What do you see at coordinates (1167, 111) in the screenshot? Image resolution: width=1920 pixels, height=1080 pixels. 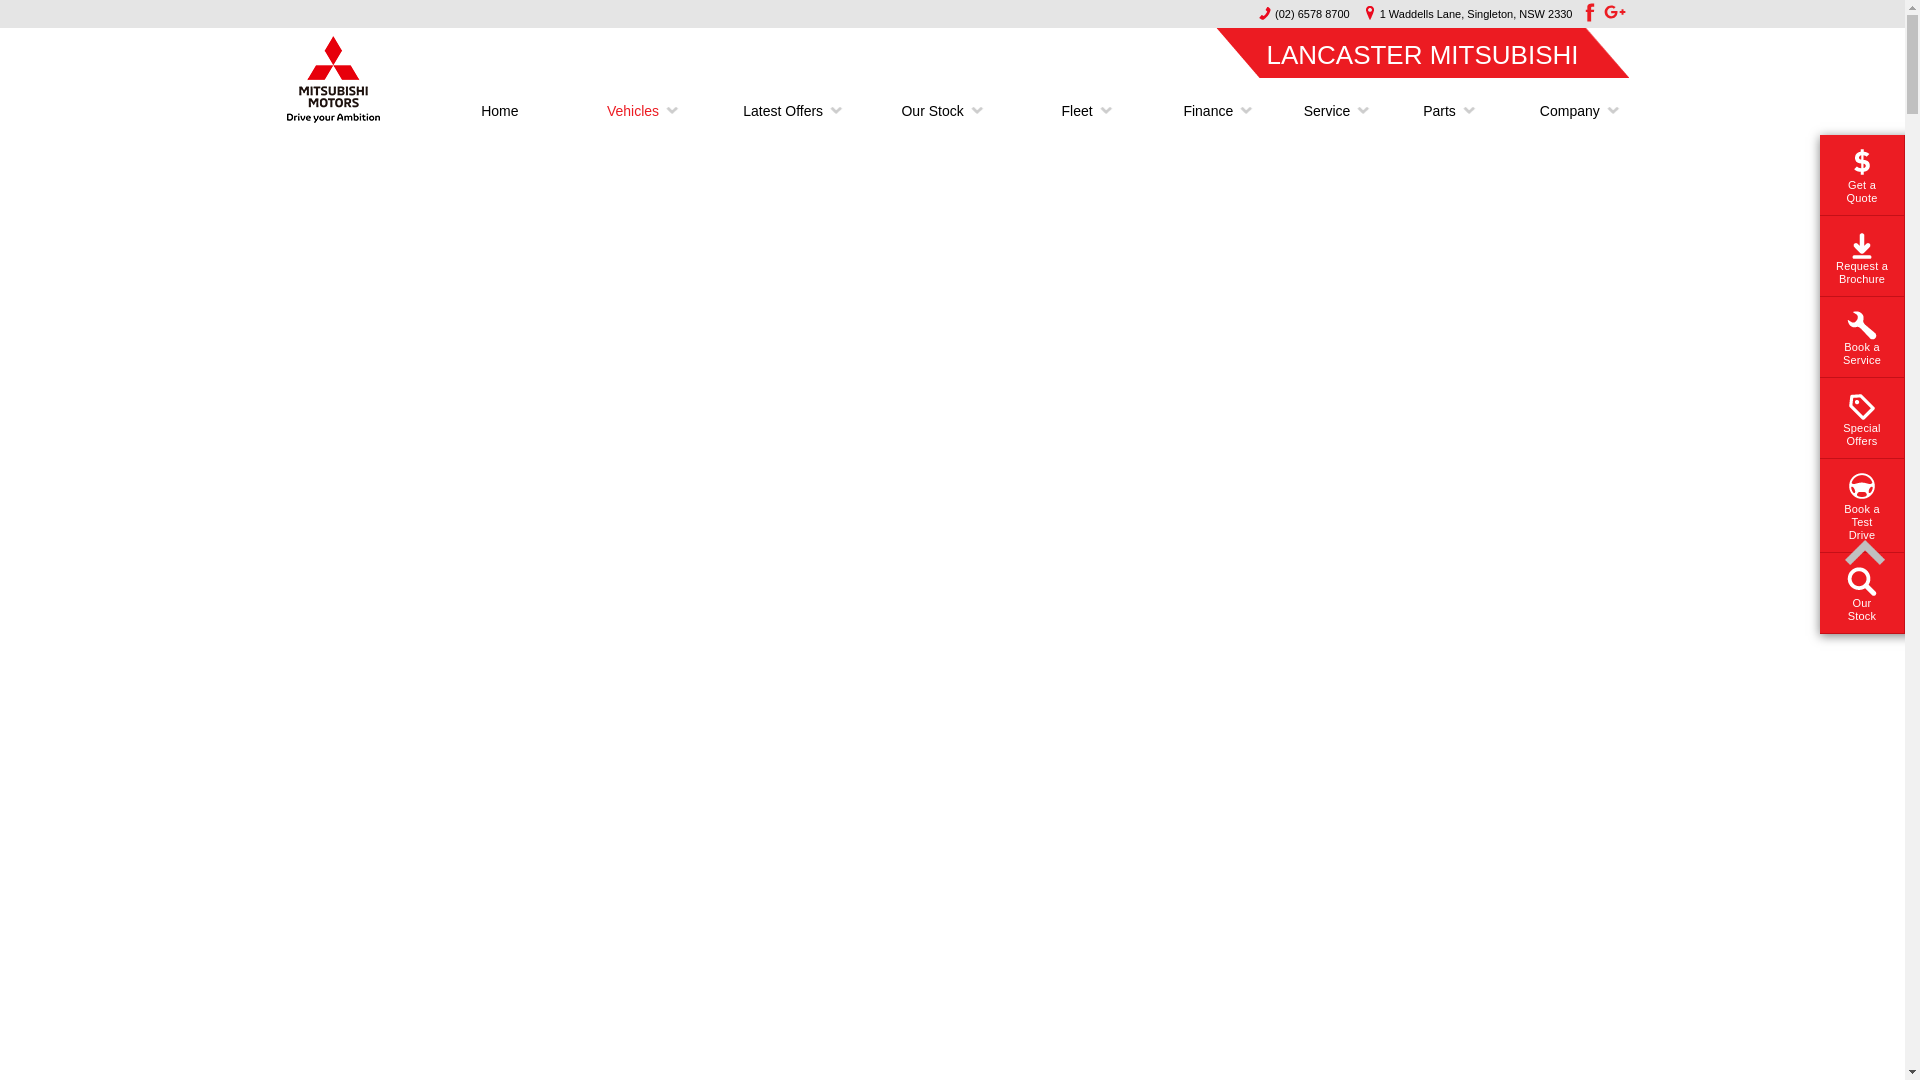 I see `'Finance'` at bounding box center [1167, 111].